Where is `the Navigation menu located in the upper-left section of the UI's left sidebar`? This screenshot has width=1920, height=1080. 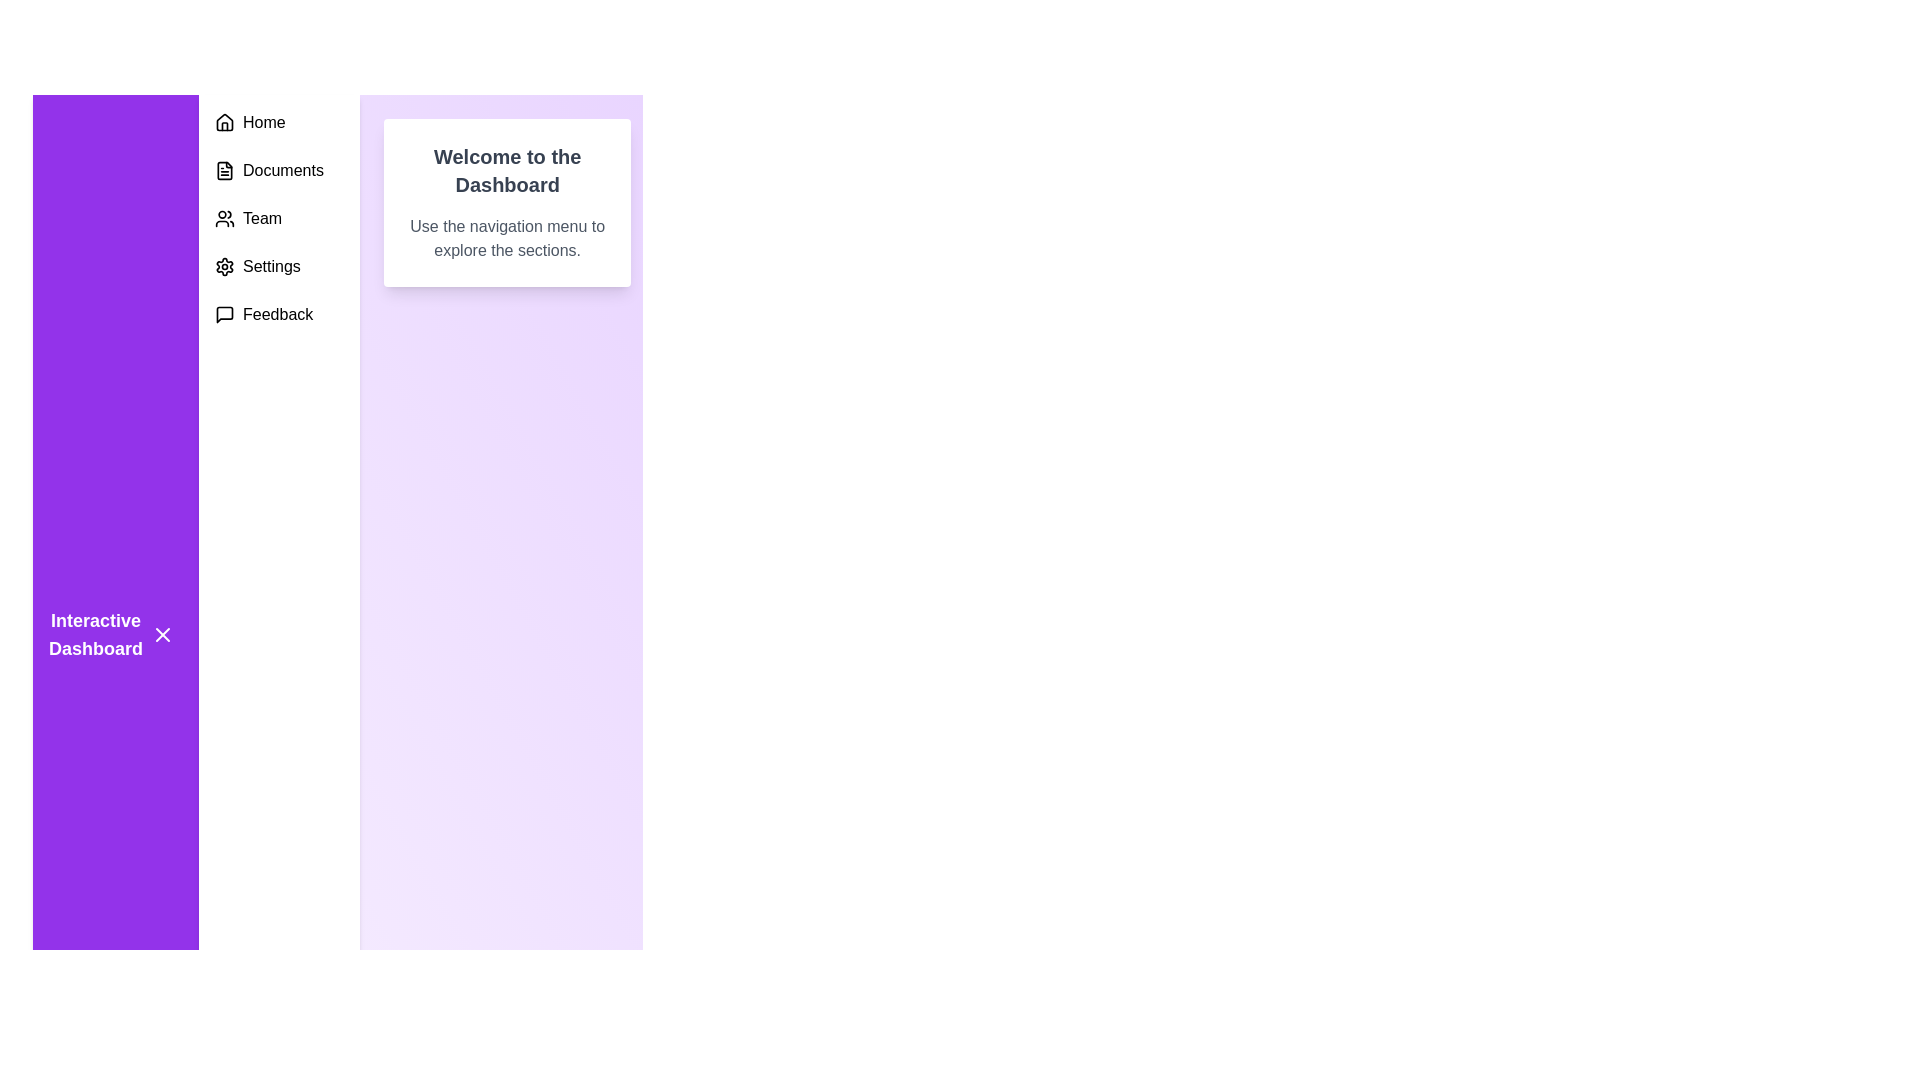 the Navigation menu located in the upper-left section of the UI's left sidebar is located at coordinates (278, 219).